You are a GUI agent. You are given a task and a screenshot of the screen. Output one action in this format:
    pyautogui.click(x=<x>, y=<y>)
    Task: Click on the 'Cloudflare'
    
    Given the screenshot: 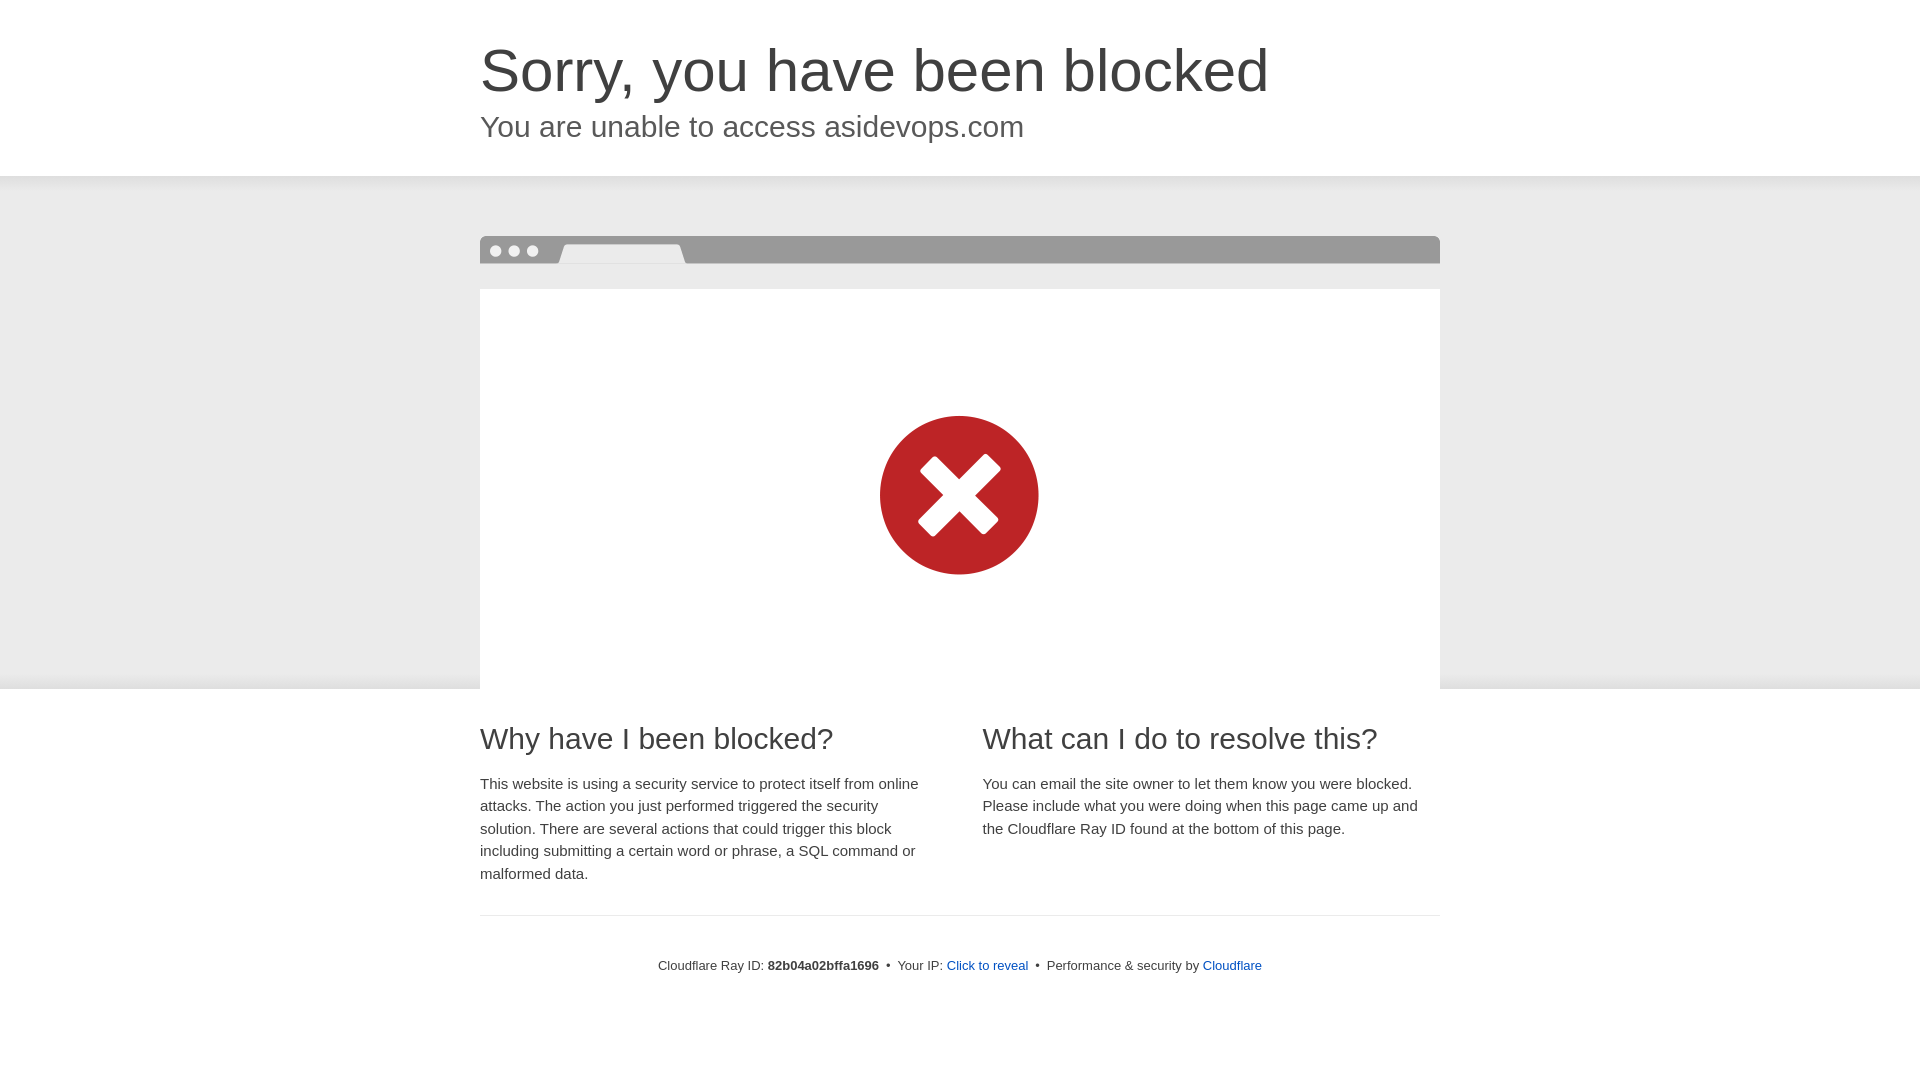 What is the action you would take?
    pyautogui.click(x=1231, y=964)
    